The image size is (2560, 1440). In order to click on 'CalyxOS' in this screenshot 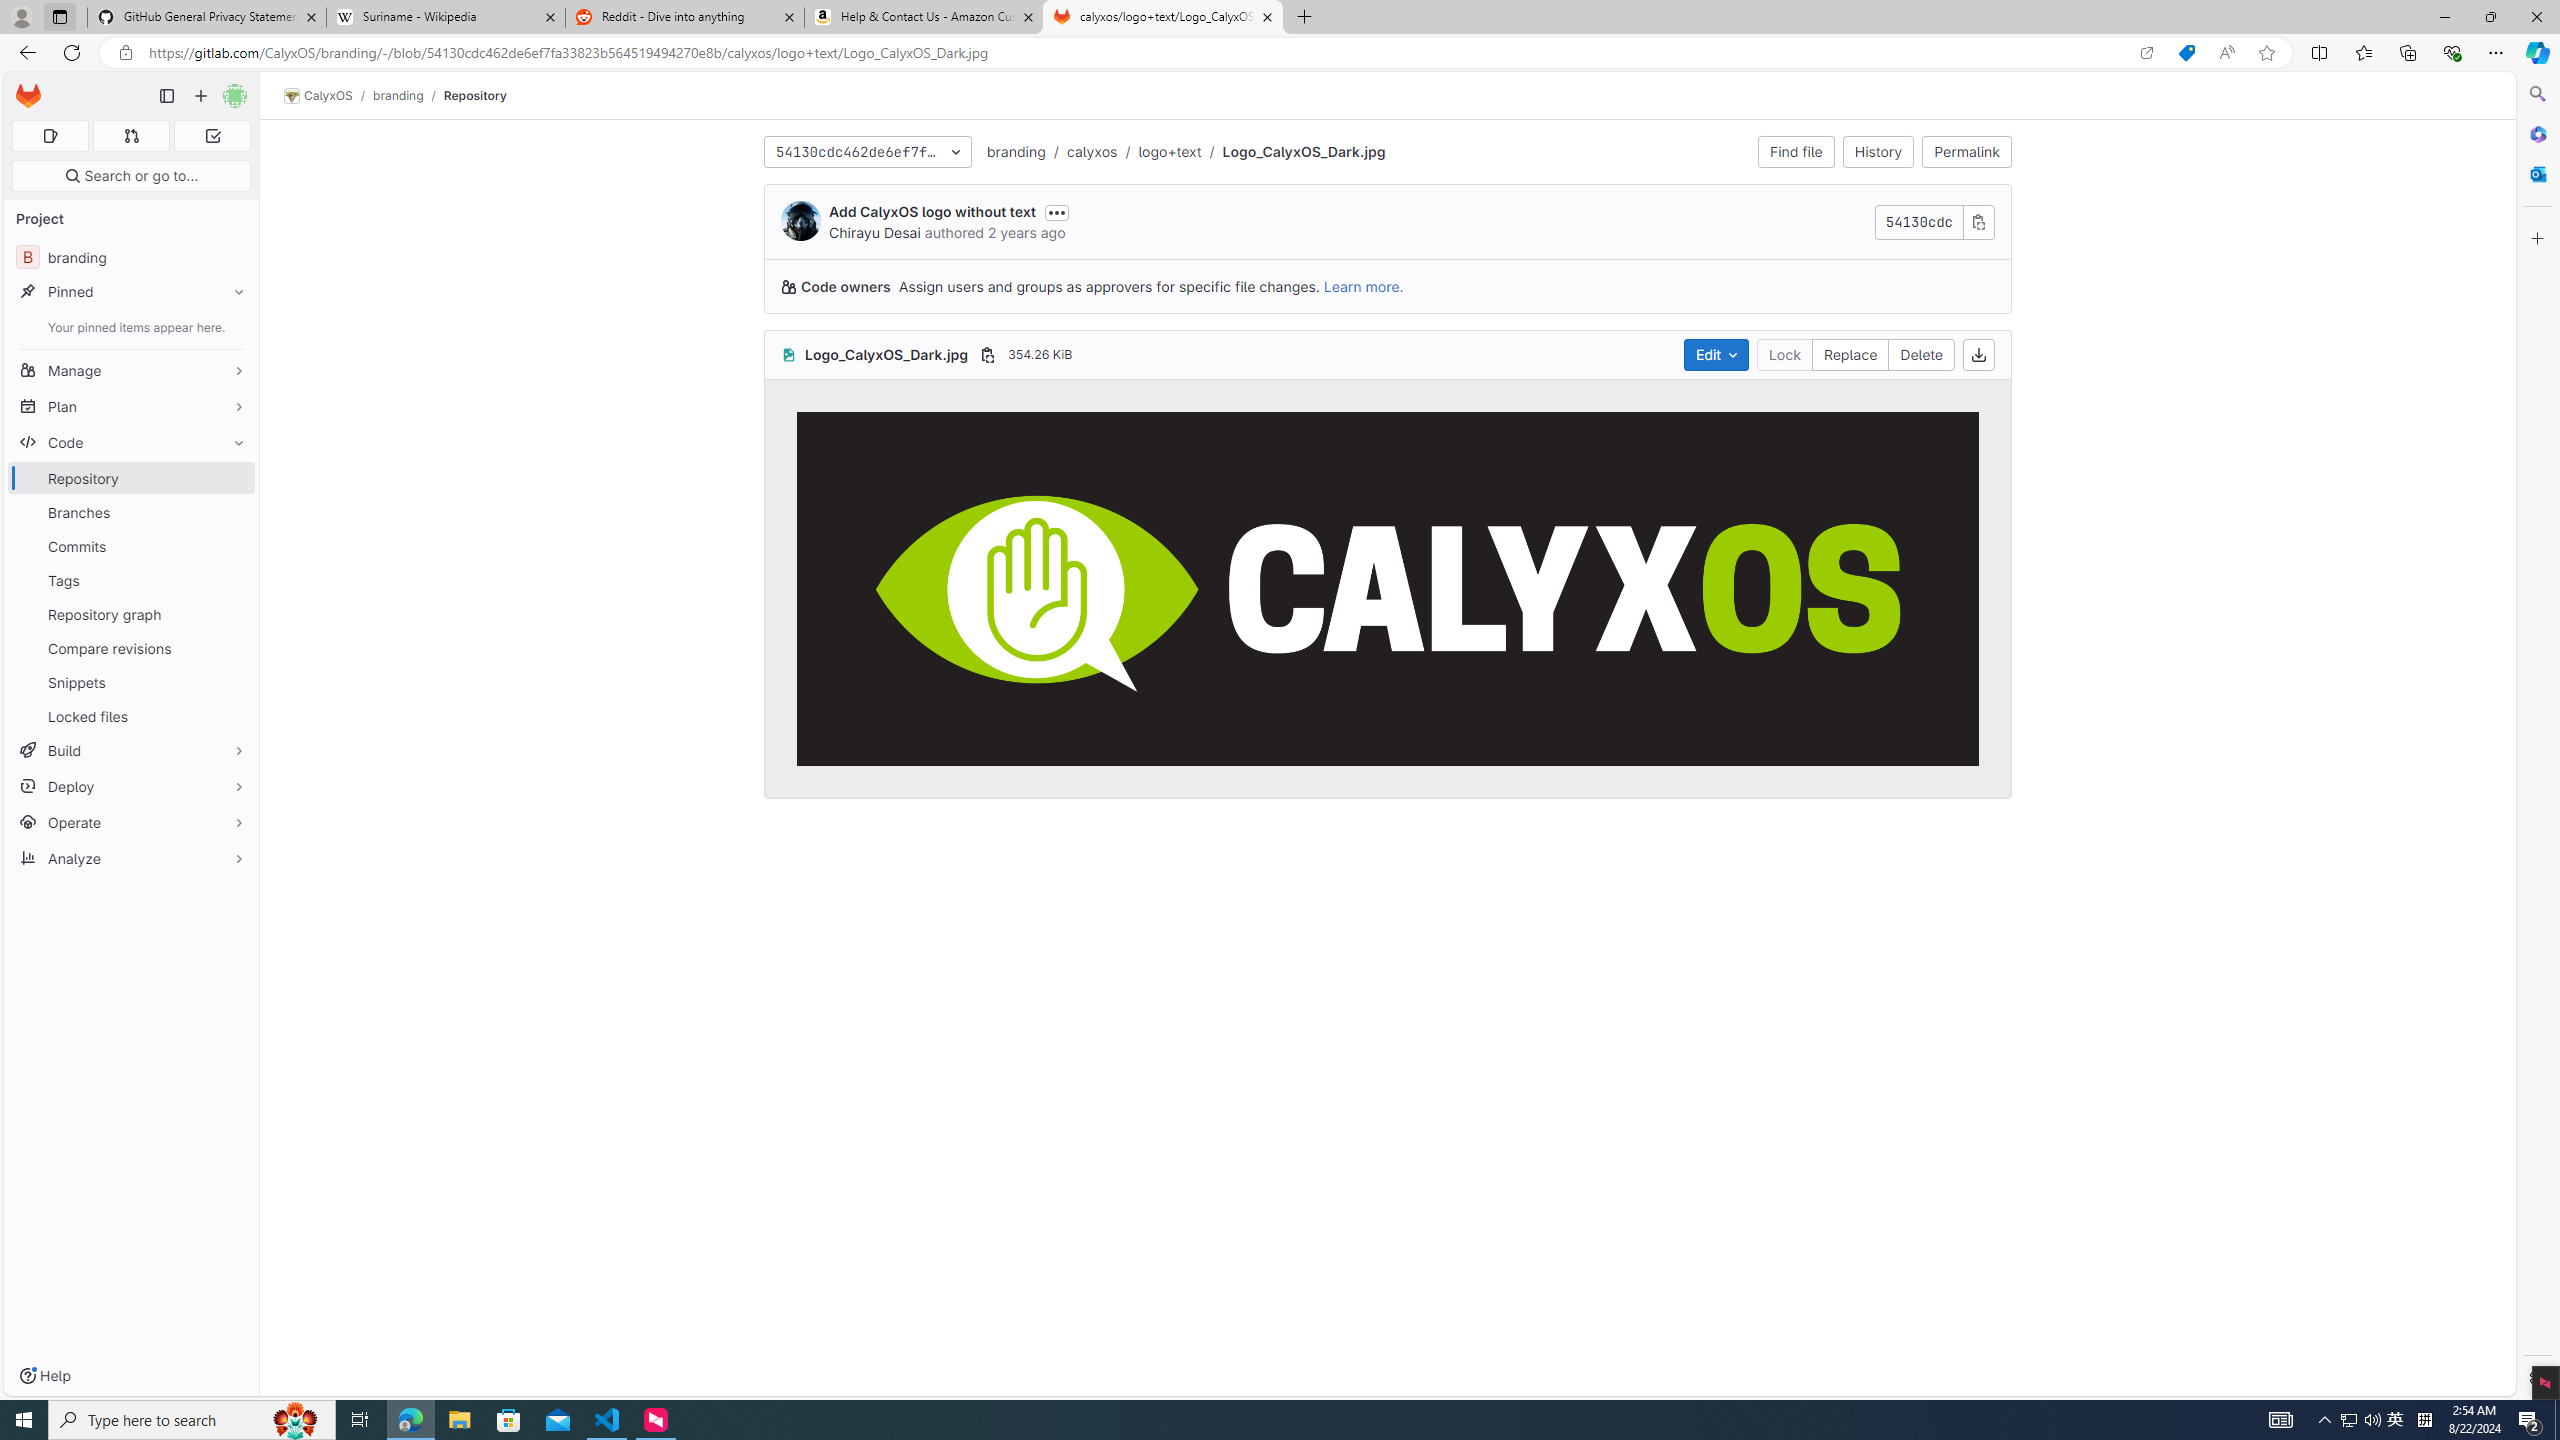, I will do `click(317, 95)`.